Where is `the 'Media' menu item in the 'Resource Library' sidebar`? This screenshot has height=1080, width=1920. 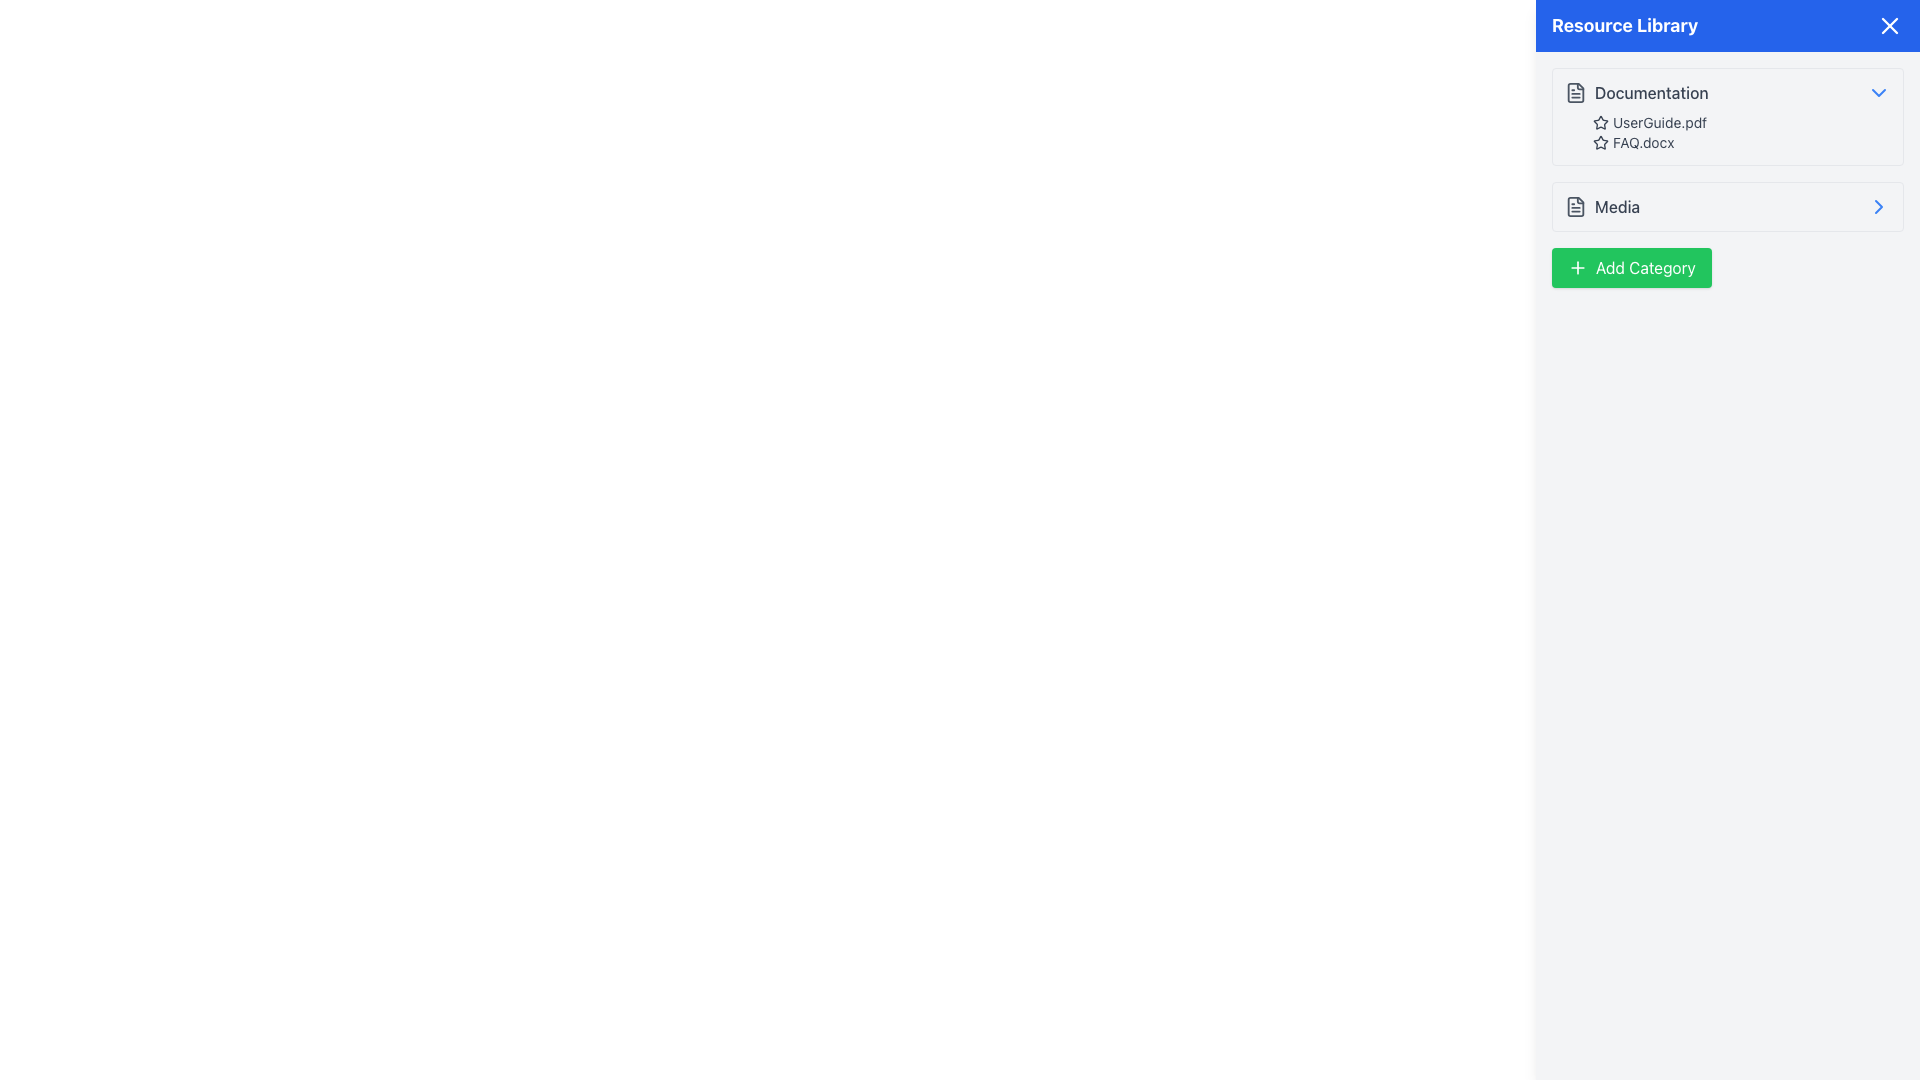 the 'Media' menu item in the 'Resource Library' sidebar is located at coordinates (1602, 207).